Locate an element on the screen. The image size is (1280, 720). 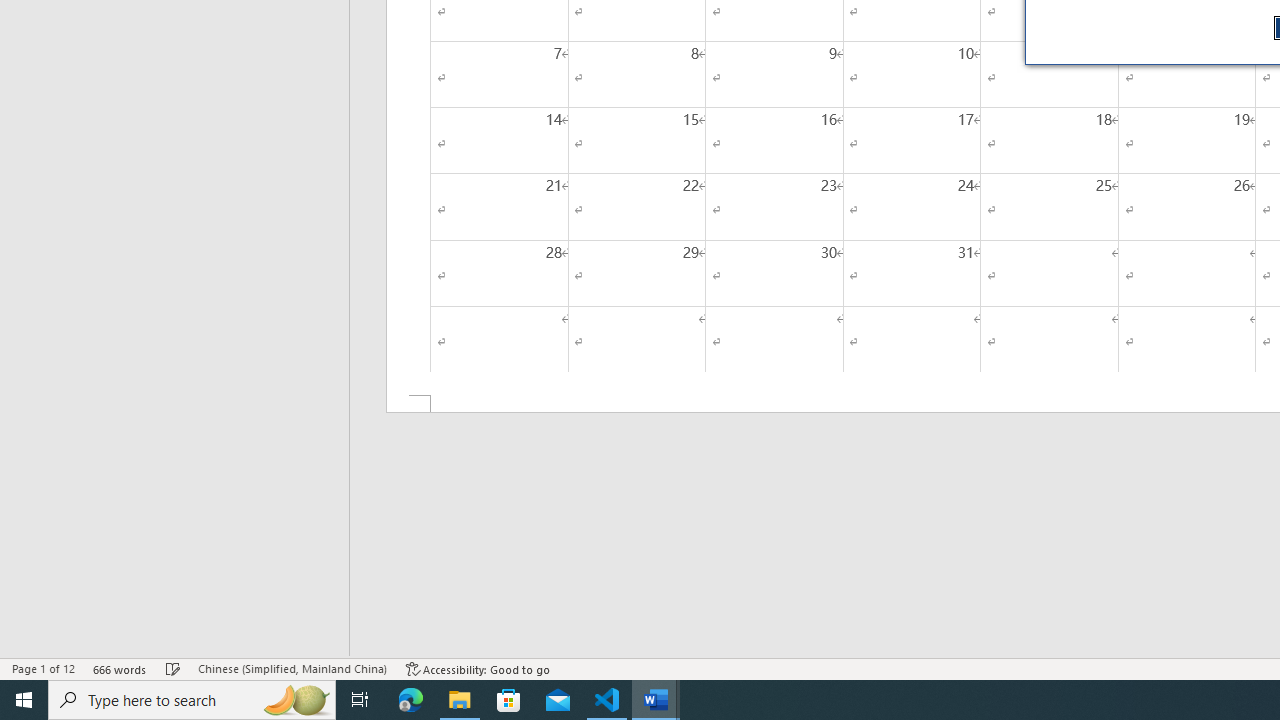
'Accessibility Checker Accessibility: Good to go' is located at coordinates (477, 669).